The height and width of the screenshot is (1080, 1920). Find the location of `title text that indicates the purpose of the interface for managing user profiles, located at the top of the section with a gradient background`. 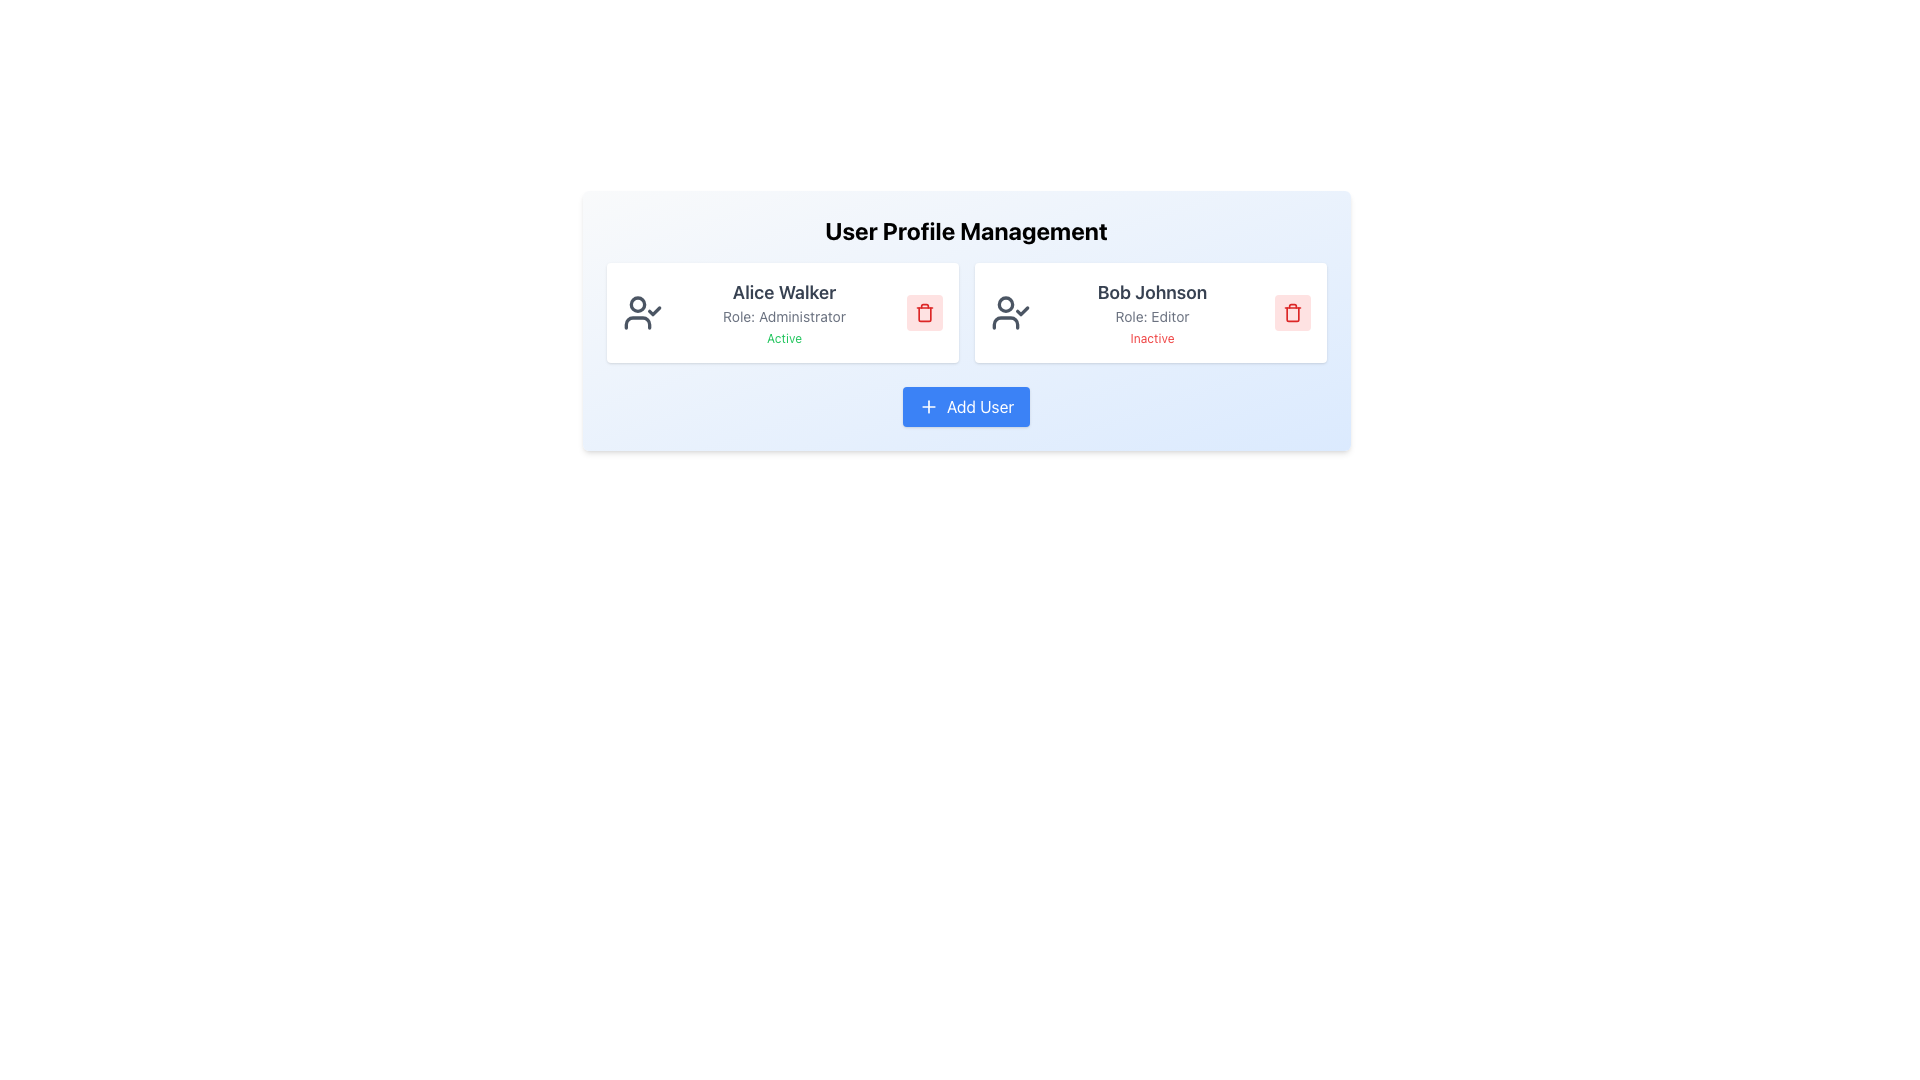

title text that indicates the purpose of the interface for managing user profiles, located at the top of the section with a gradient background is located at coordinates (966, 230).